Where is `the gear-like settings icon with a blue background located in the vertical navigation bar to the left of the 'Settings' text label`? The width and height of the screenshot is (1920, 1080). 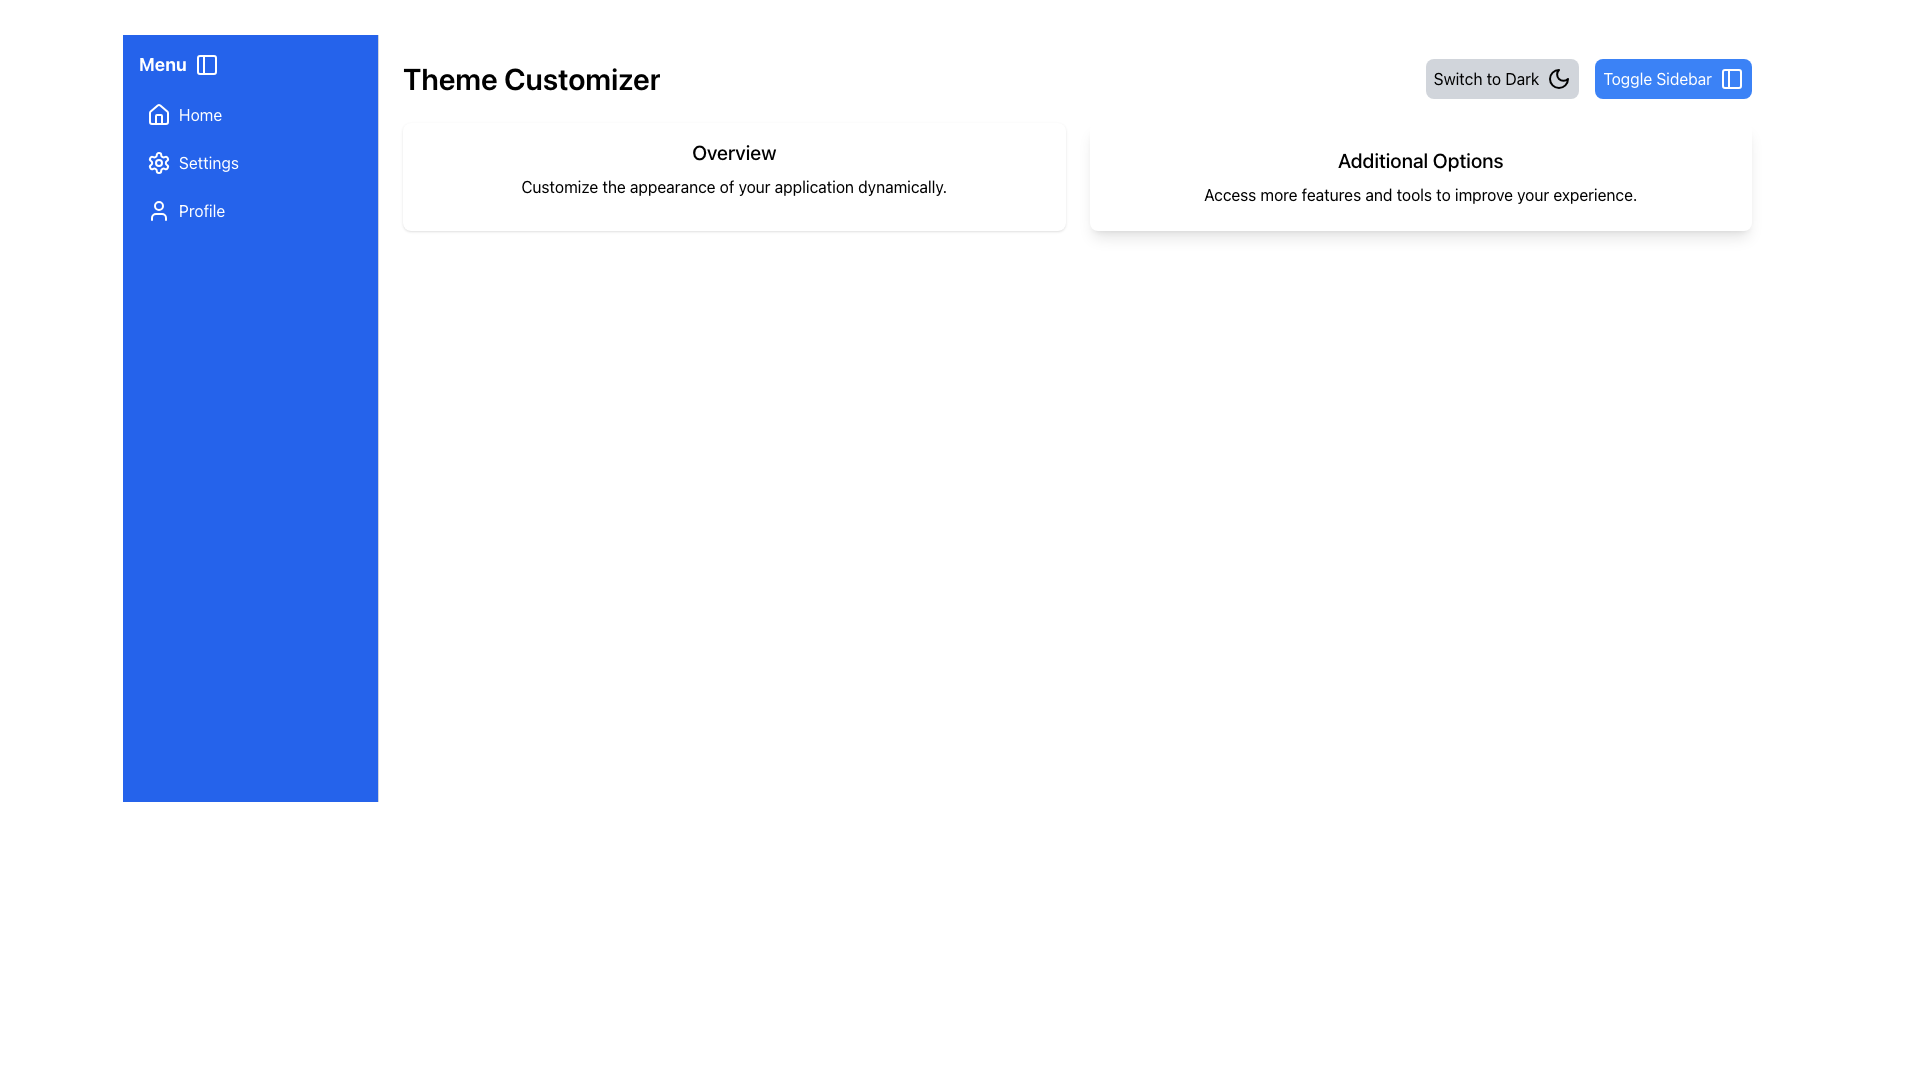
the gear-like settings icon with a blue background located in the vertical navigation bar to the left of the 'Settings' text label is located at coordinates (157, 161).